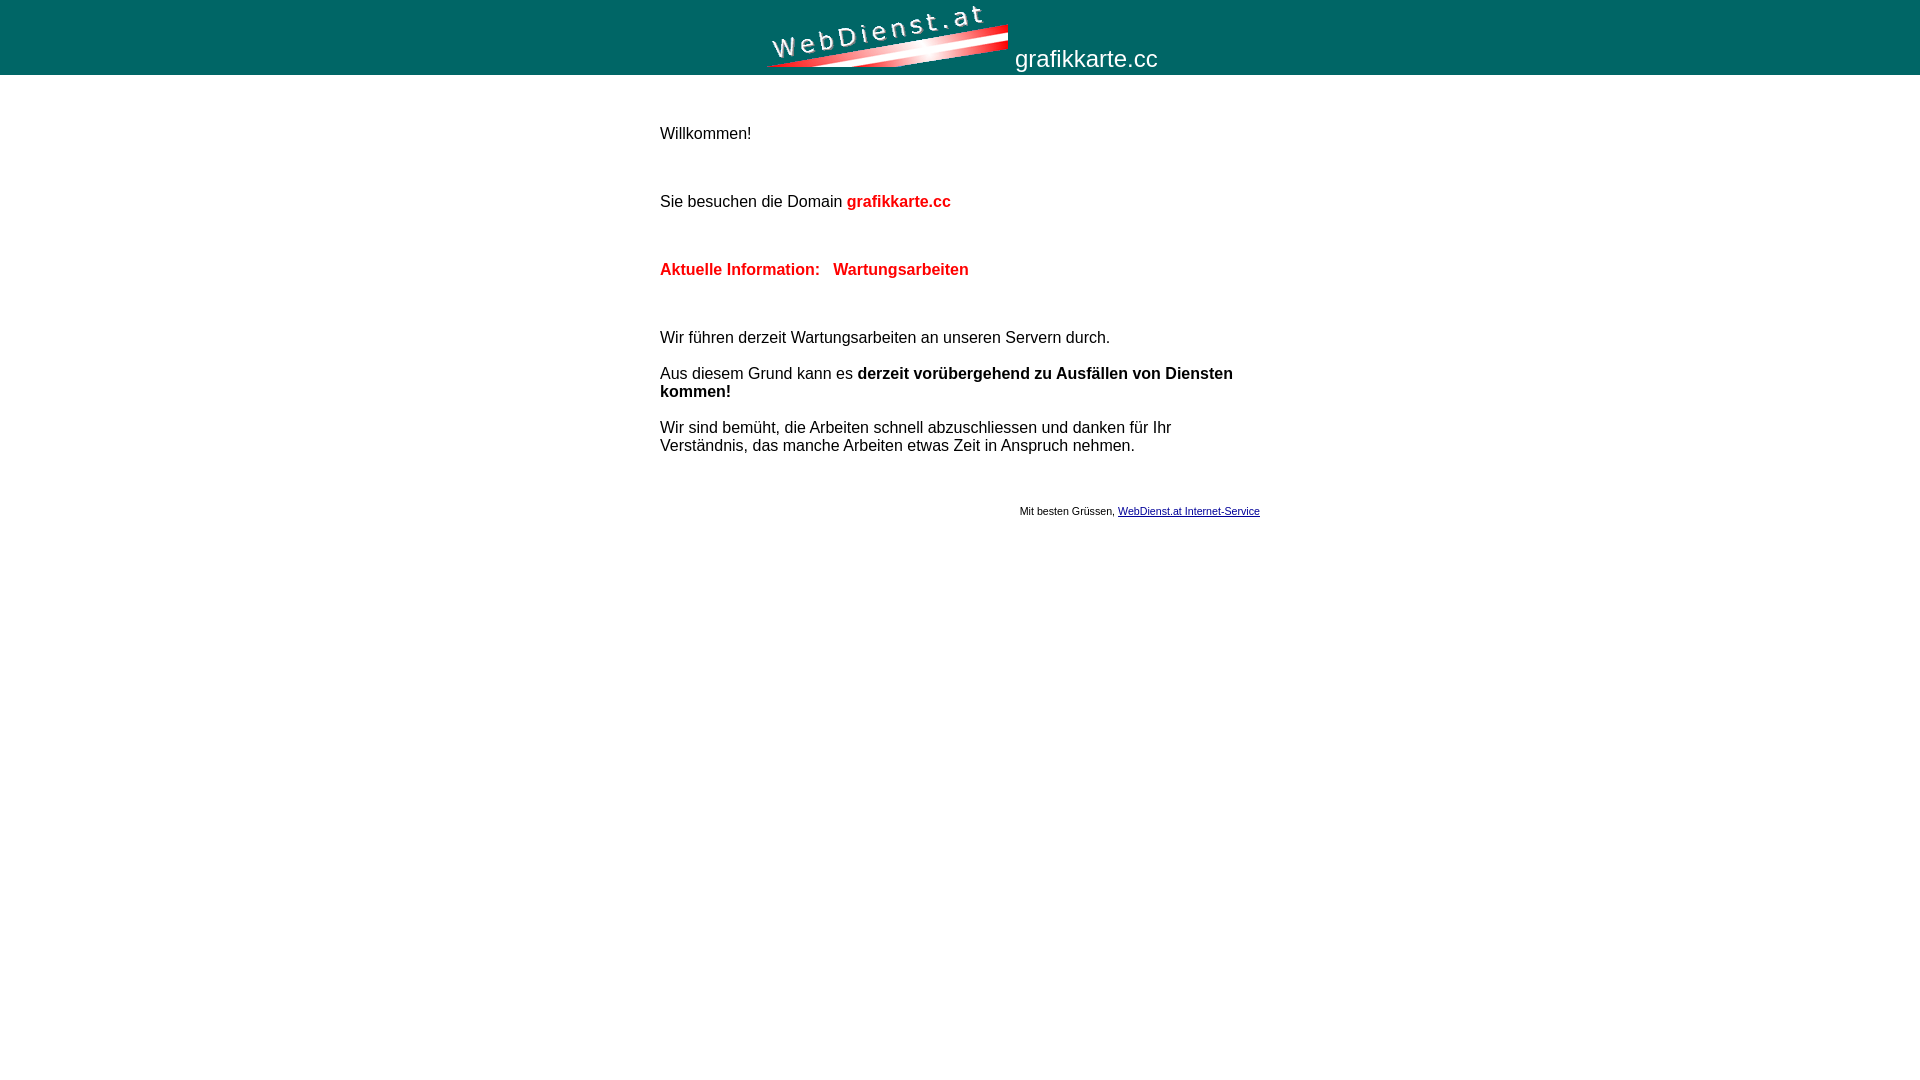 The width and height of the screenshot is (1920, 1080). Describe the element at coordinates (1189, 509) in the screenshot. I see `'WebDienst.at Internet-Service'` at that location.